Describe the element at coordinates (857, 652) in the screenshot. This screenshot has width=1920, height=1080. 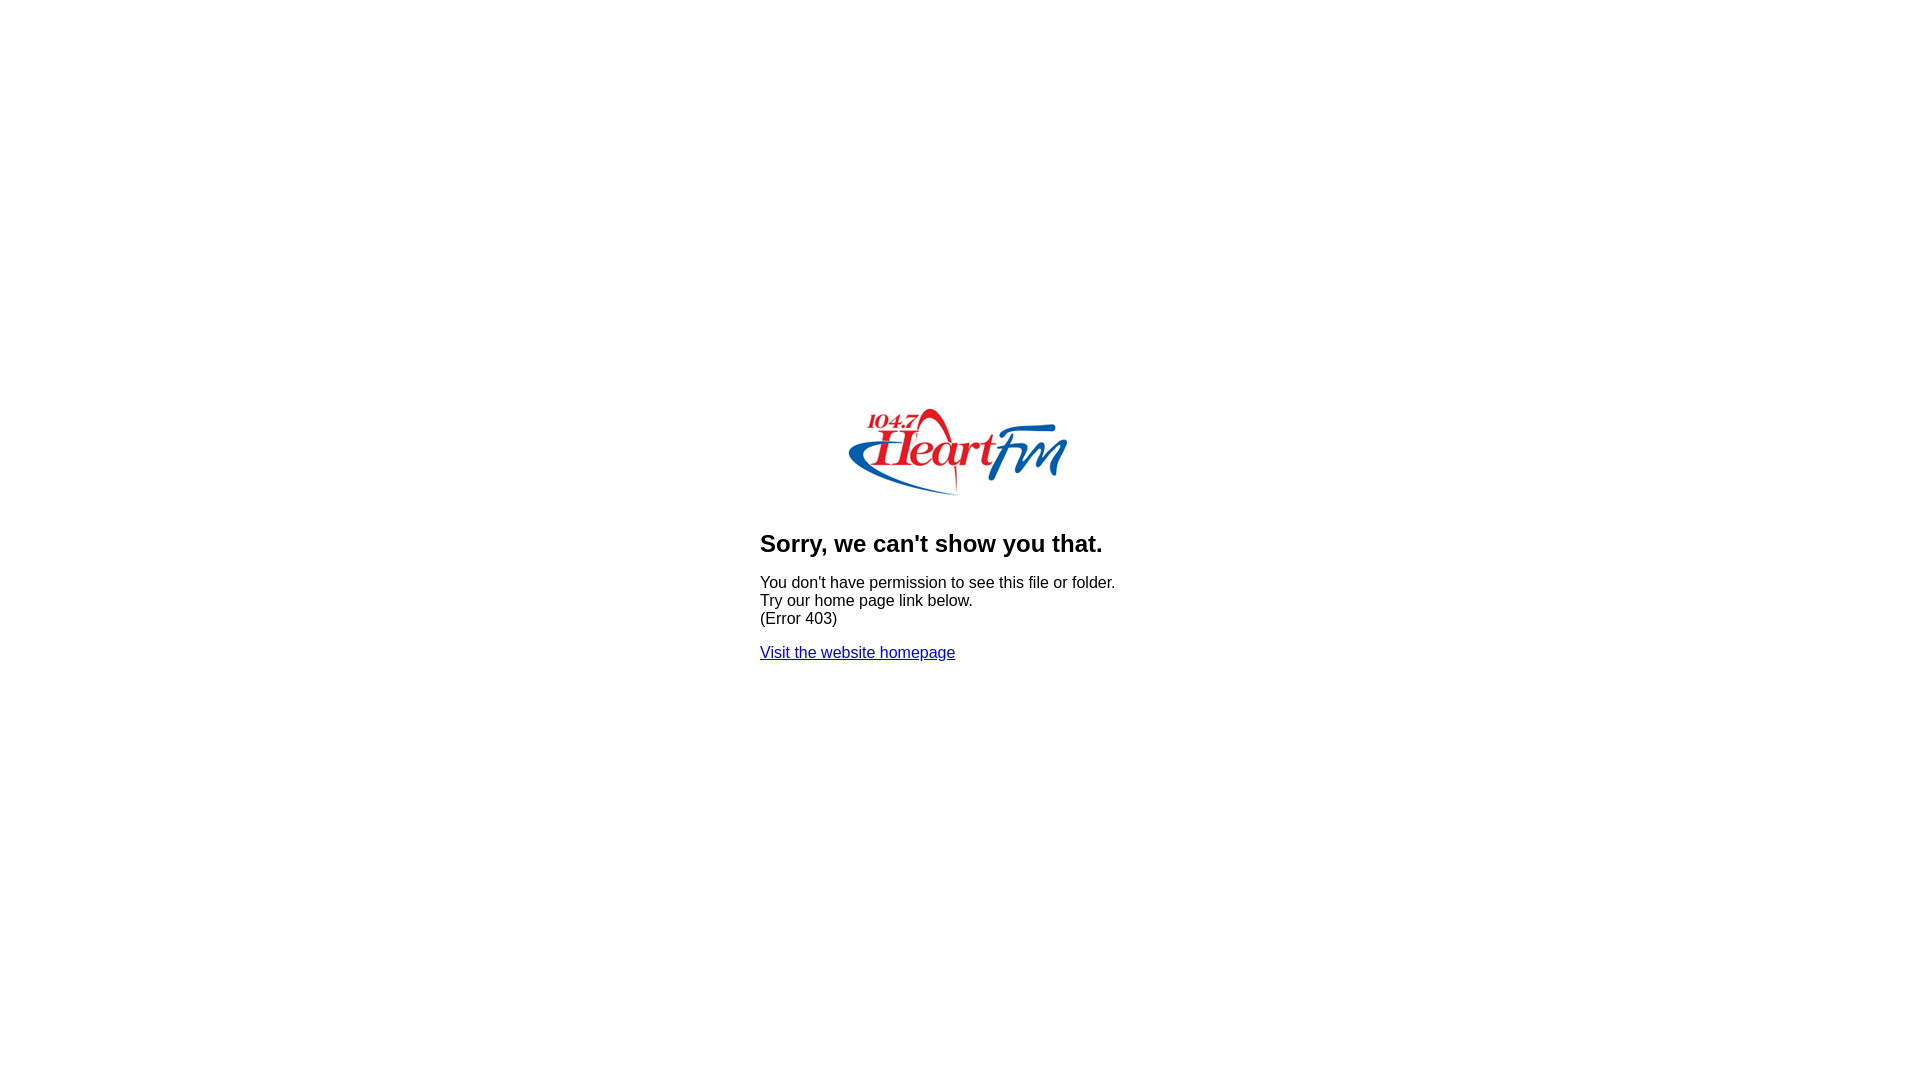
I see `'Visit the website homepage'` at that location.